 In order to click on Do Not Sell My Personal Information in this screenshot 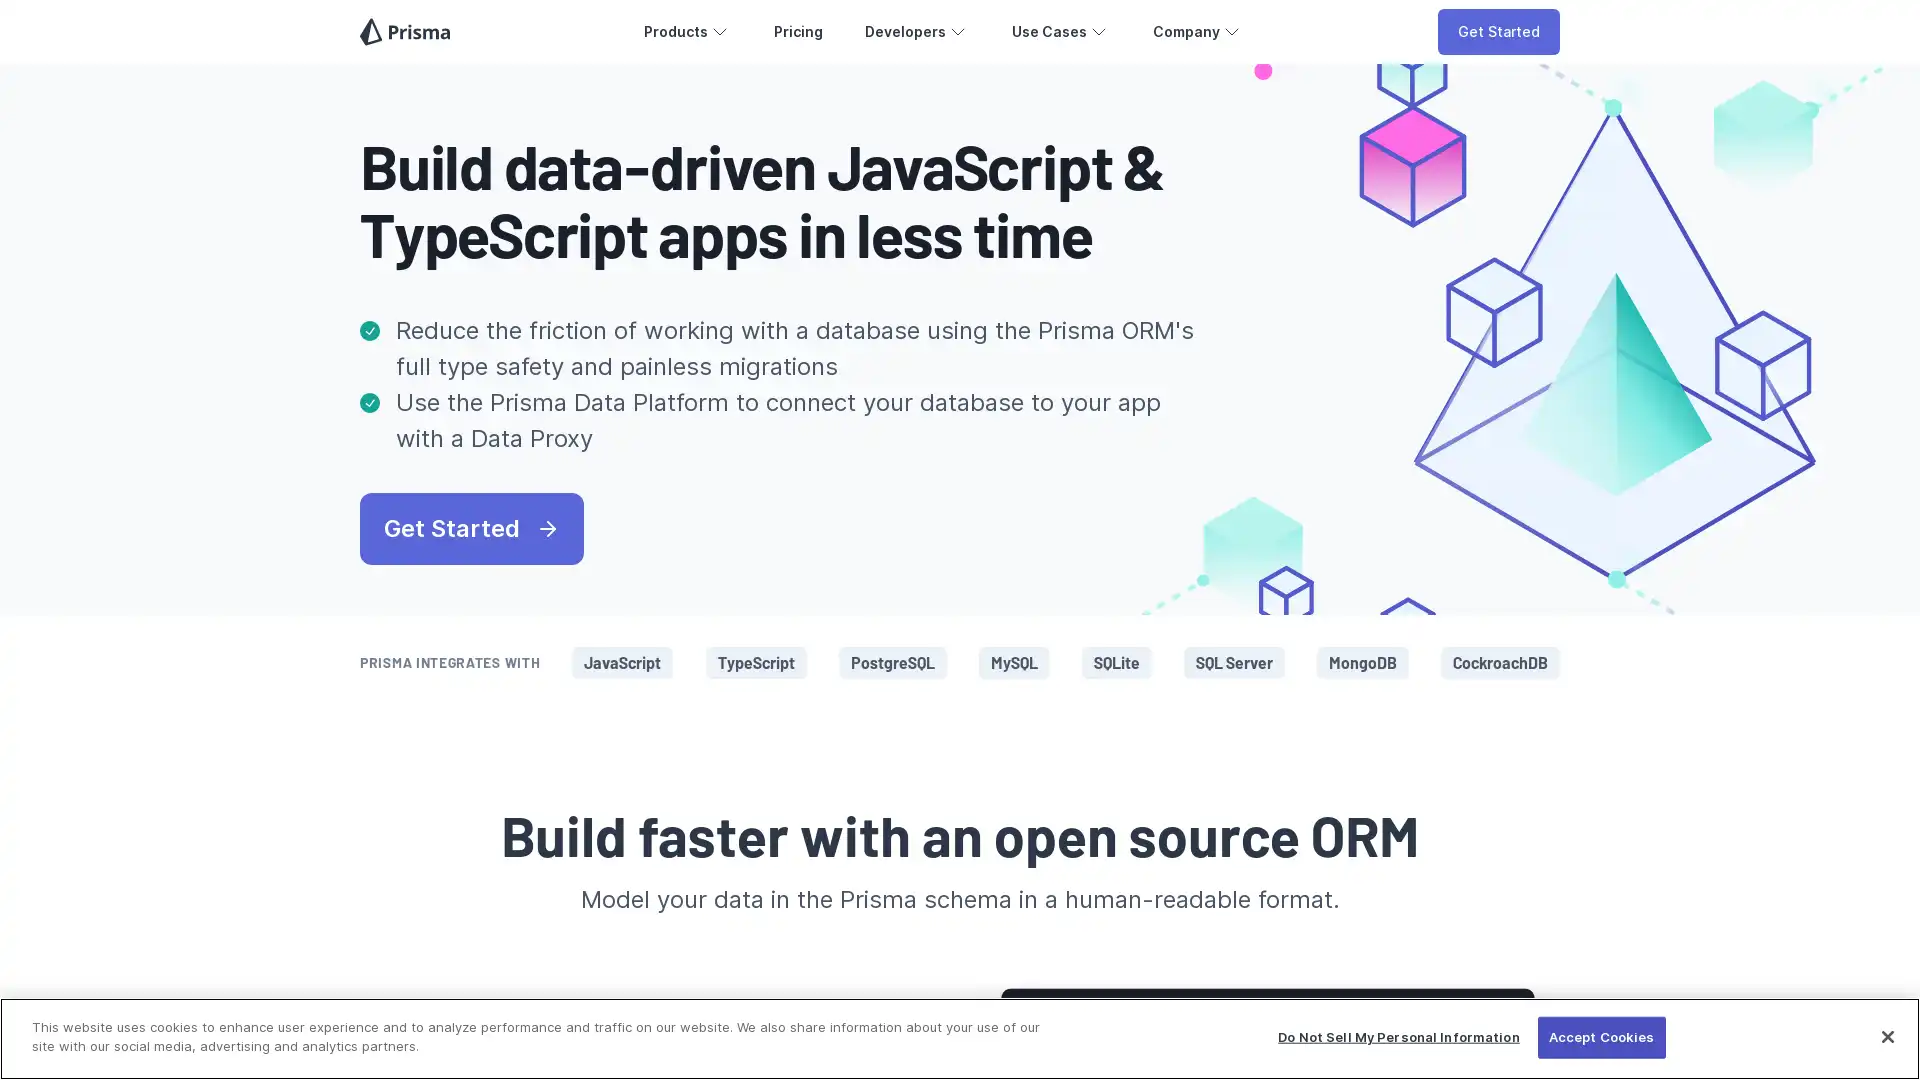, I will do `click(1397, 1036)`.